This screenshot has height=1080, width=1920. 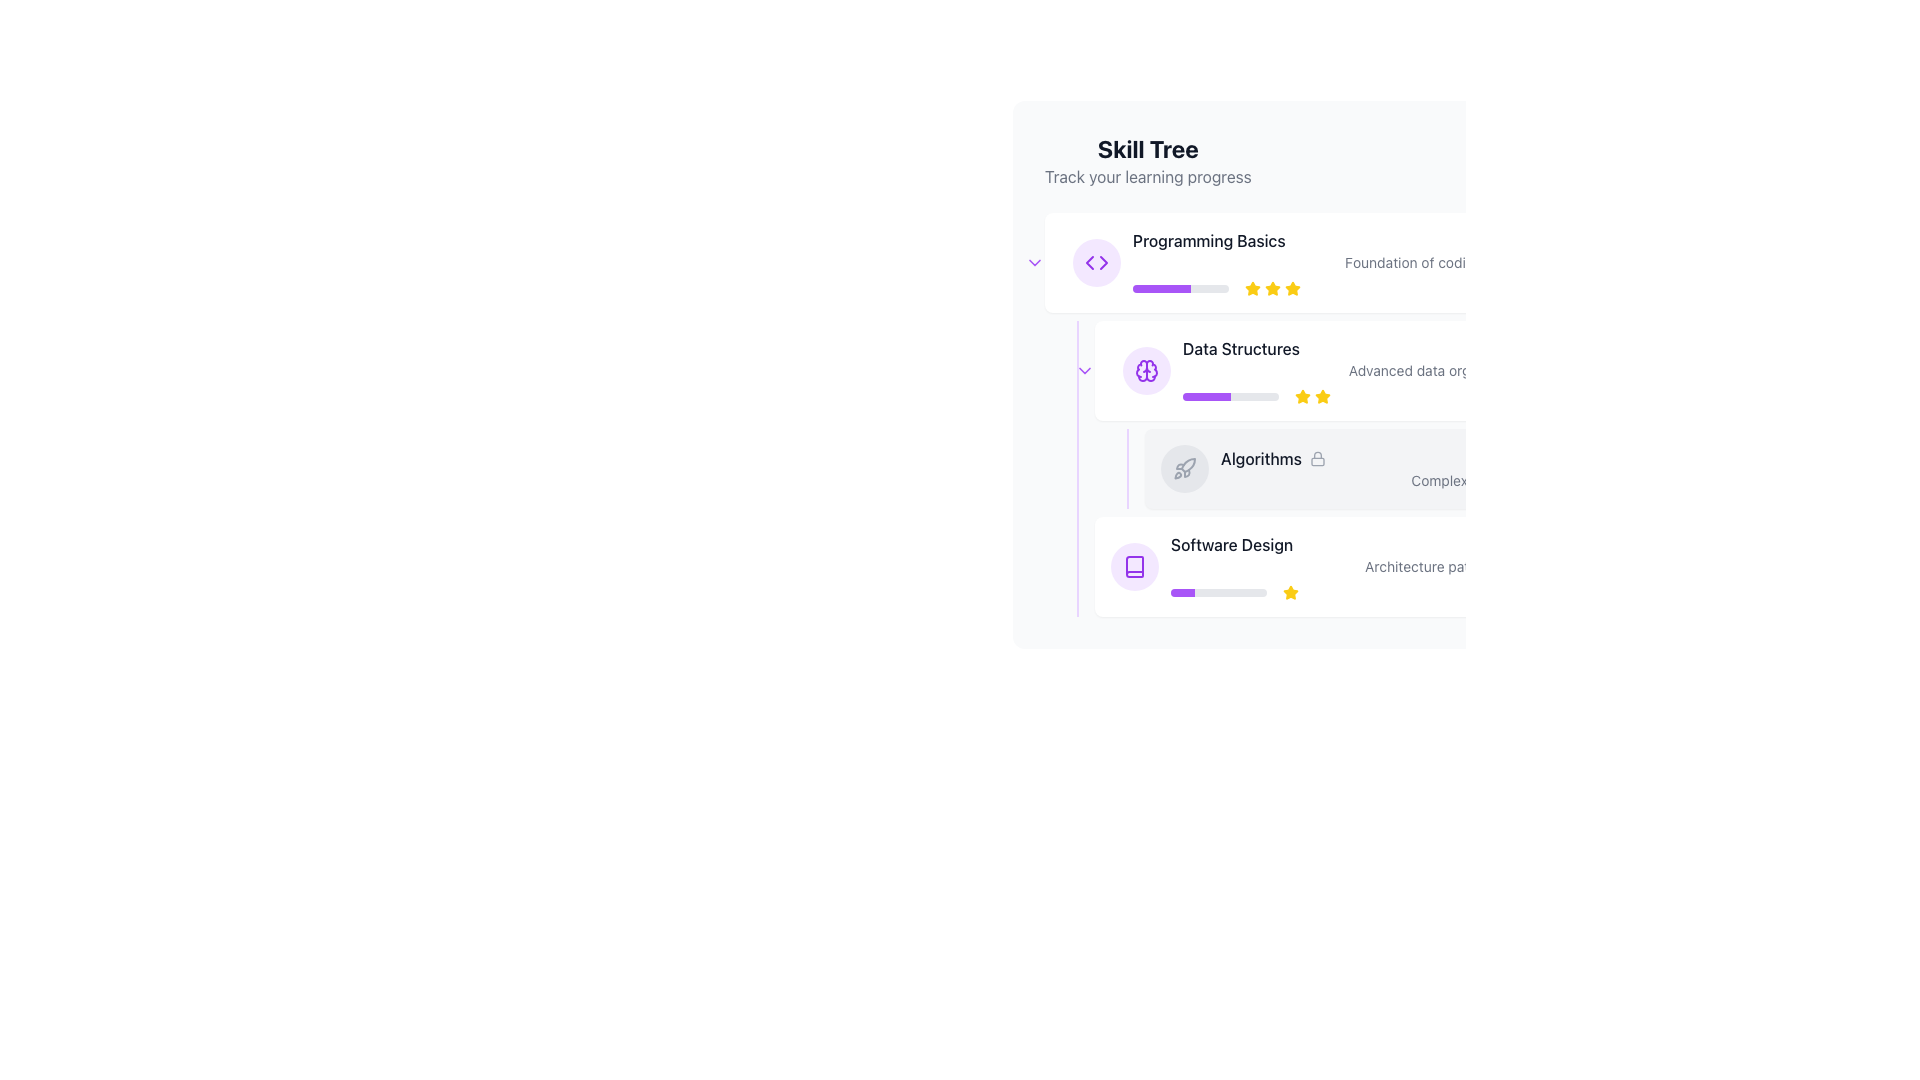 What do you see at coordinates (1229, 397) in the screenshot?
I see `the Progress bar that visually represents the user's progress in the 'Data Structures' skill area, located beneath the 'Data Structures' heading and to the left of the star rating interface` at bounding box center [1229, 397].